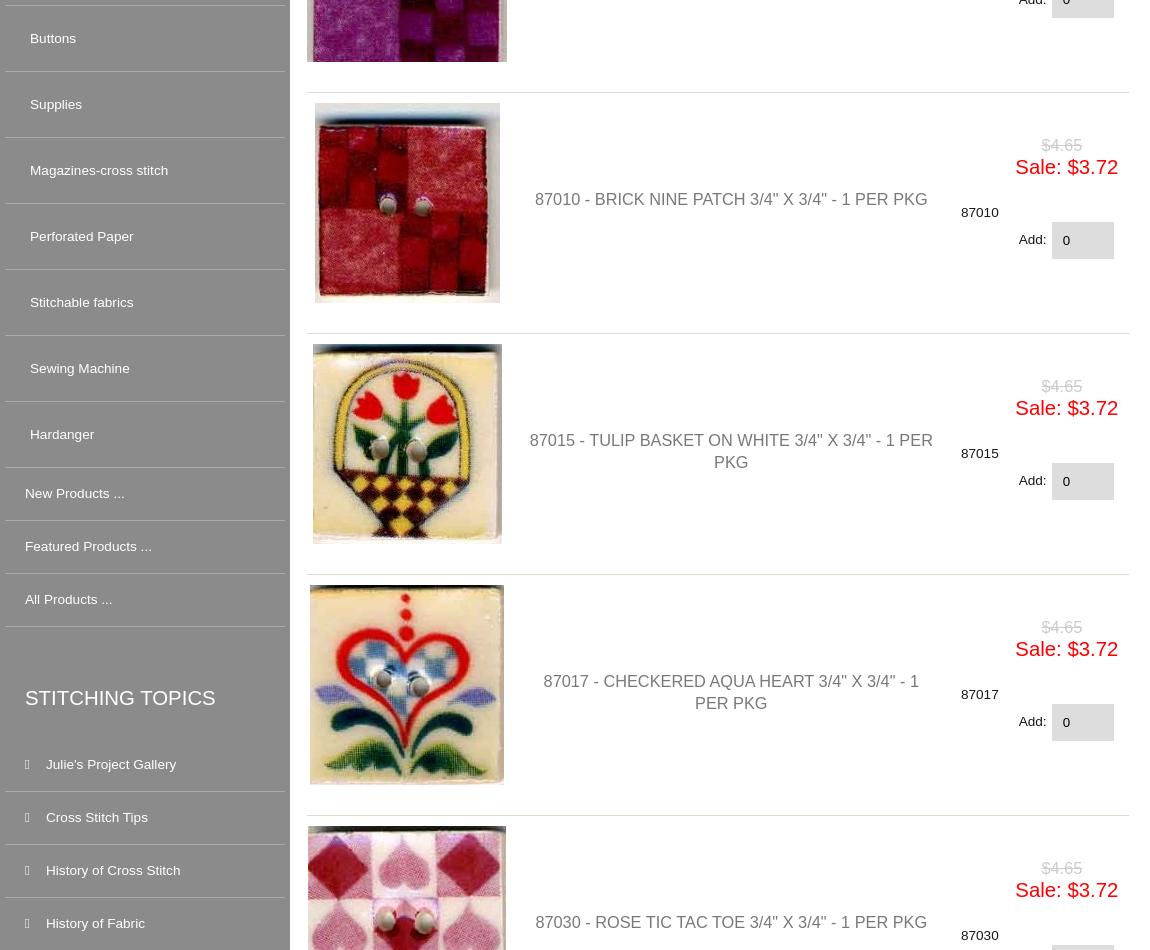  What do you see at coordinates (73, 492) in the screenshot?
I see `'New Products ...'` at bounding box center [73, 492].